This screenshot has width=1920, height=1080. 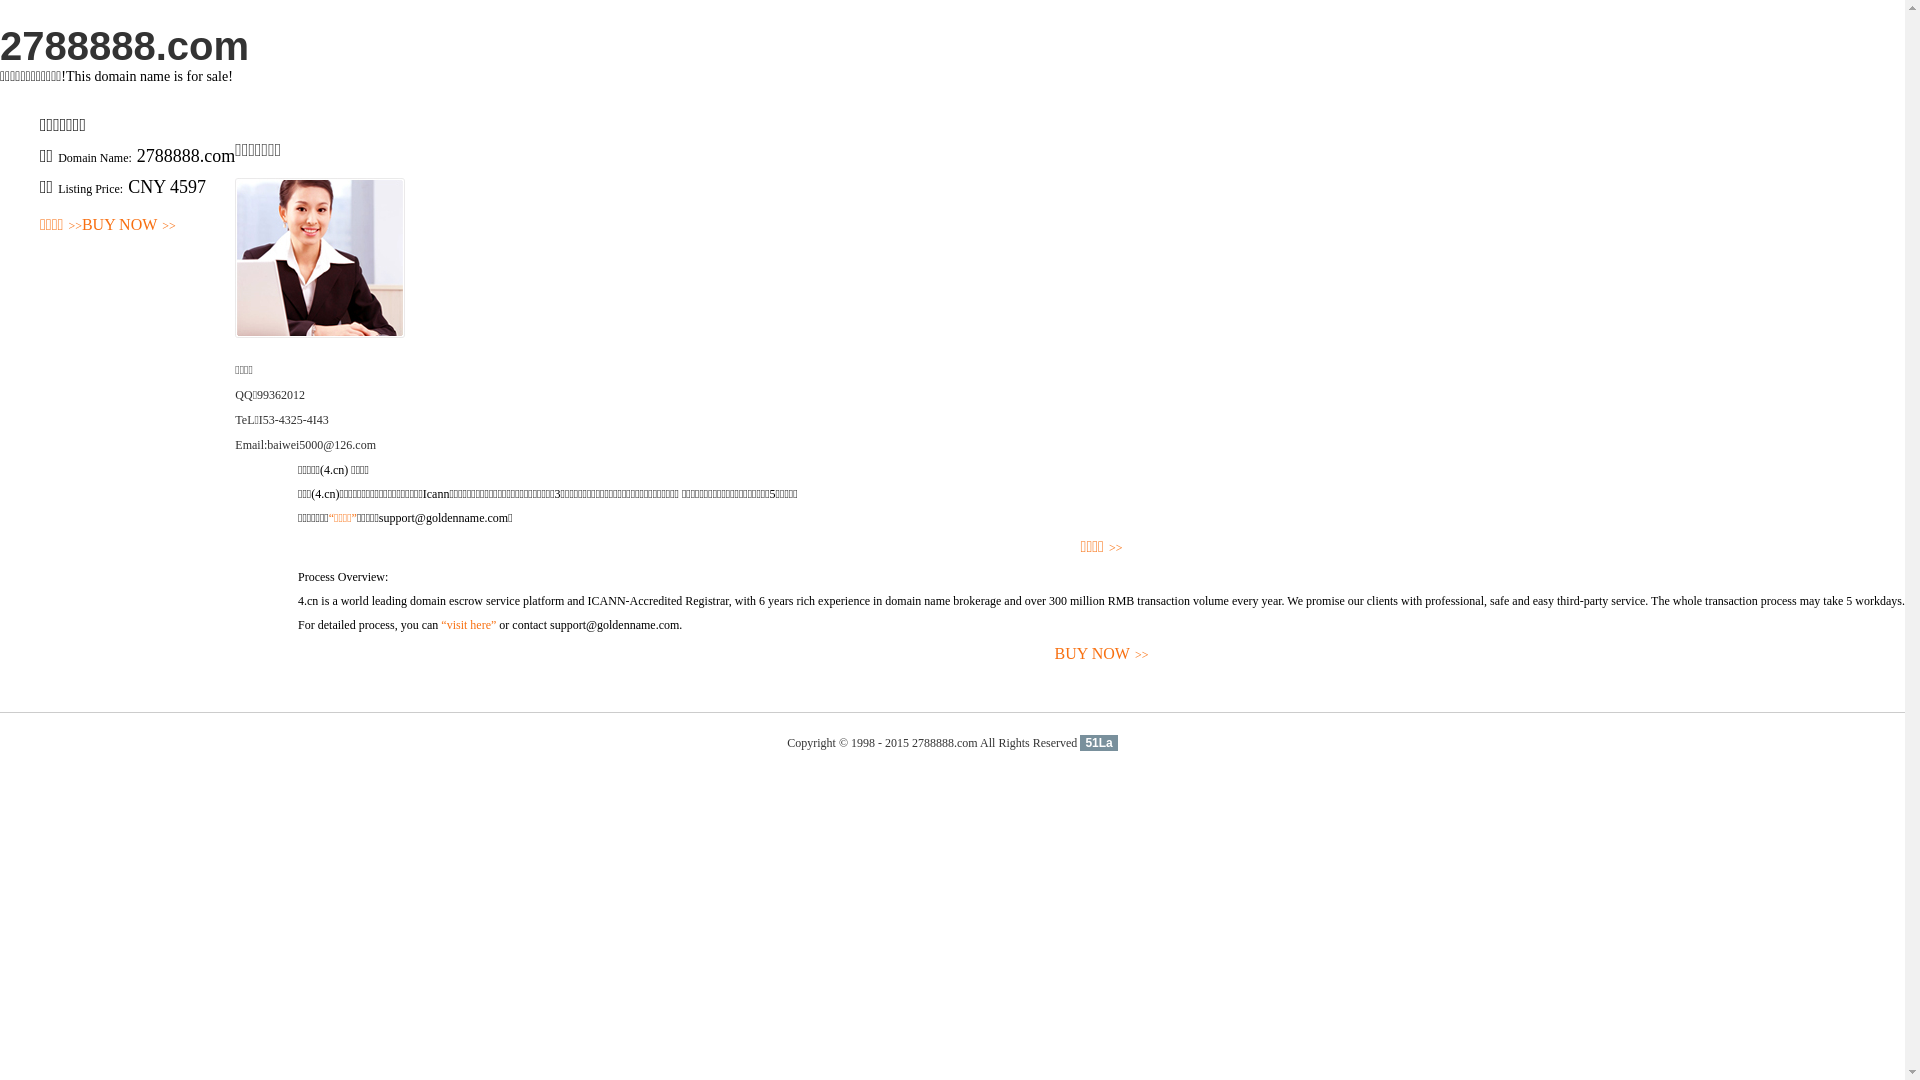 What do you see at coordinates (128, 225) in the screenshot?
I see `'BUY NOW>>'` at bounding box center [128, 225].